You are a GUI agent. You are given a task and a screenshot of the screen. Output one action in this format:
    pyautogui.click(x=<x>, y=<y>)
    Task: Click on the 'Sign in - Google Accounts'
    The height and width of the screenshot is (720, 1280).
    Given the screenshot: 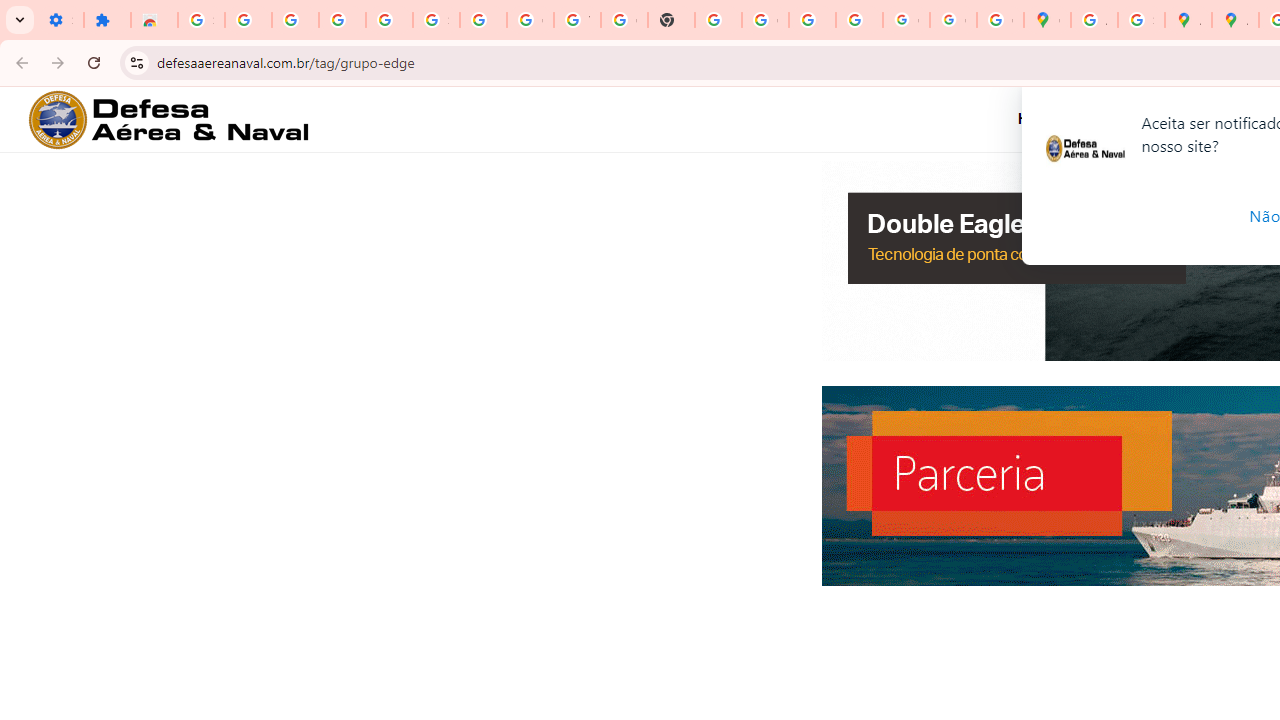 What is the action you would take?
    pyautogui.click(x=201, y=20)
    